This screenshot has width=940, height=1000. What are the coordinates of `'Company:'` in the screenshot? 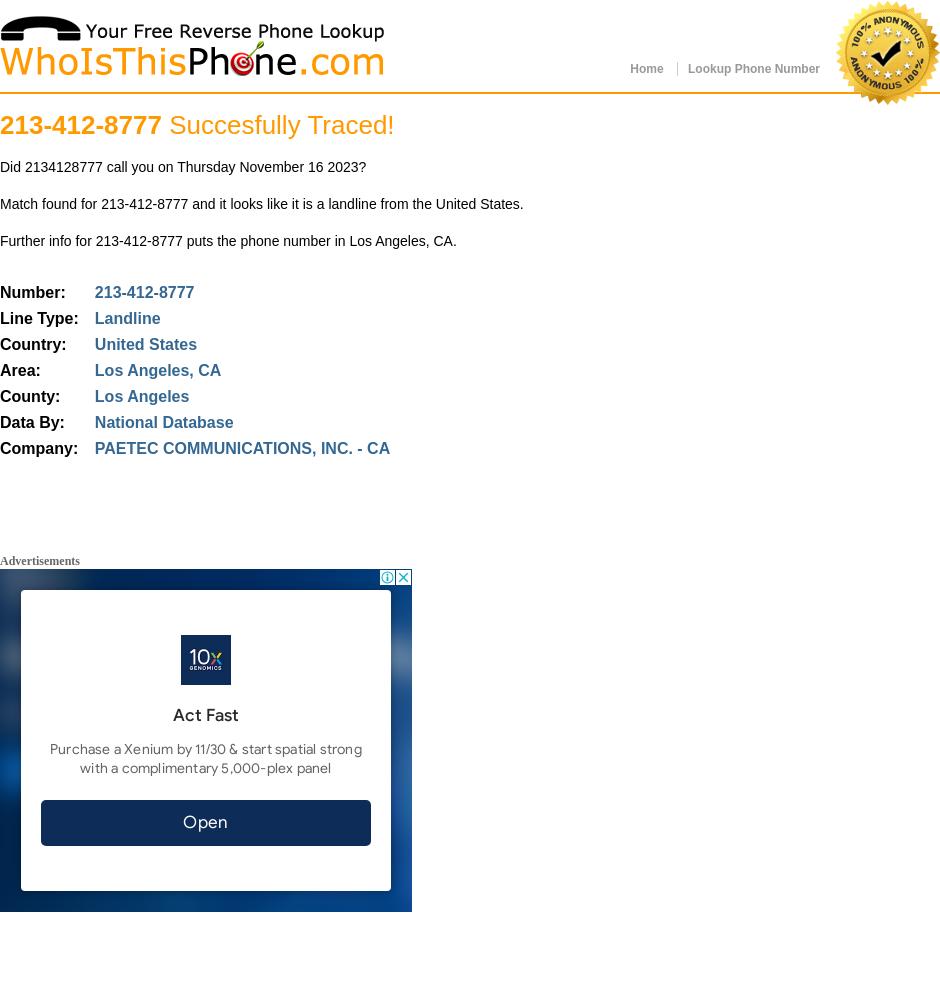 It's located at (39, 447).